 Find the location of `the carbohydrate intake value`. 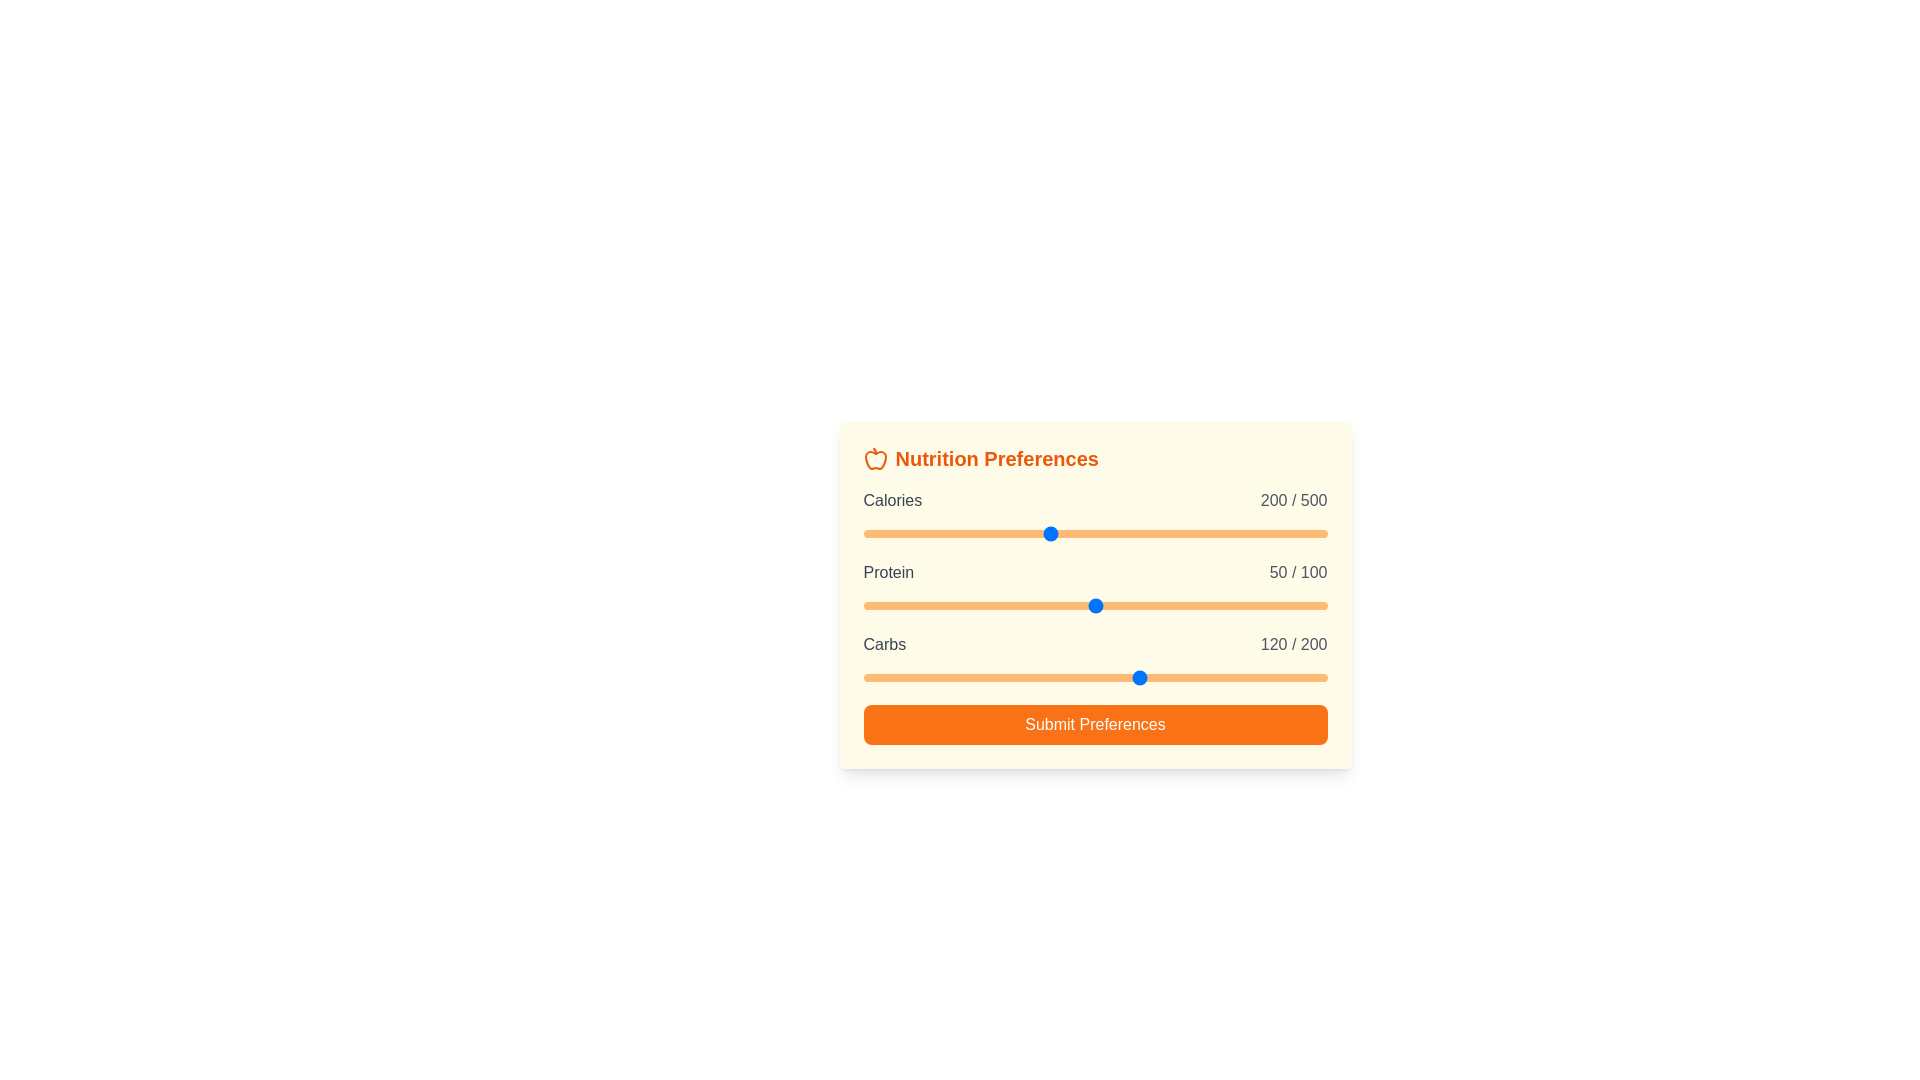

the carbohydrate intake value is located at coordinates (1306, 677).